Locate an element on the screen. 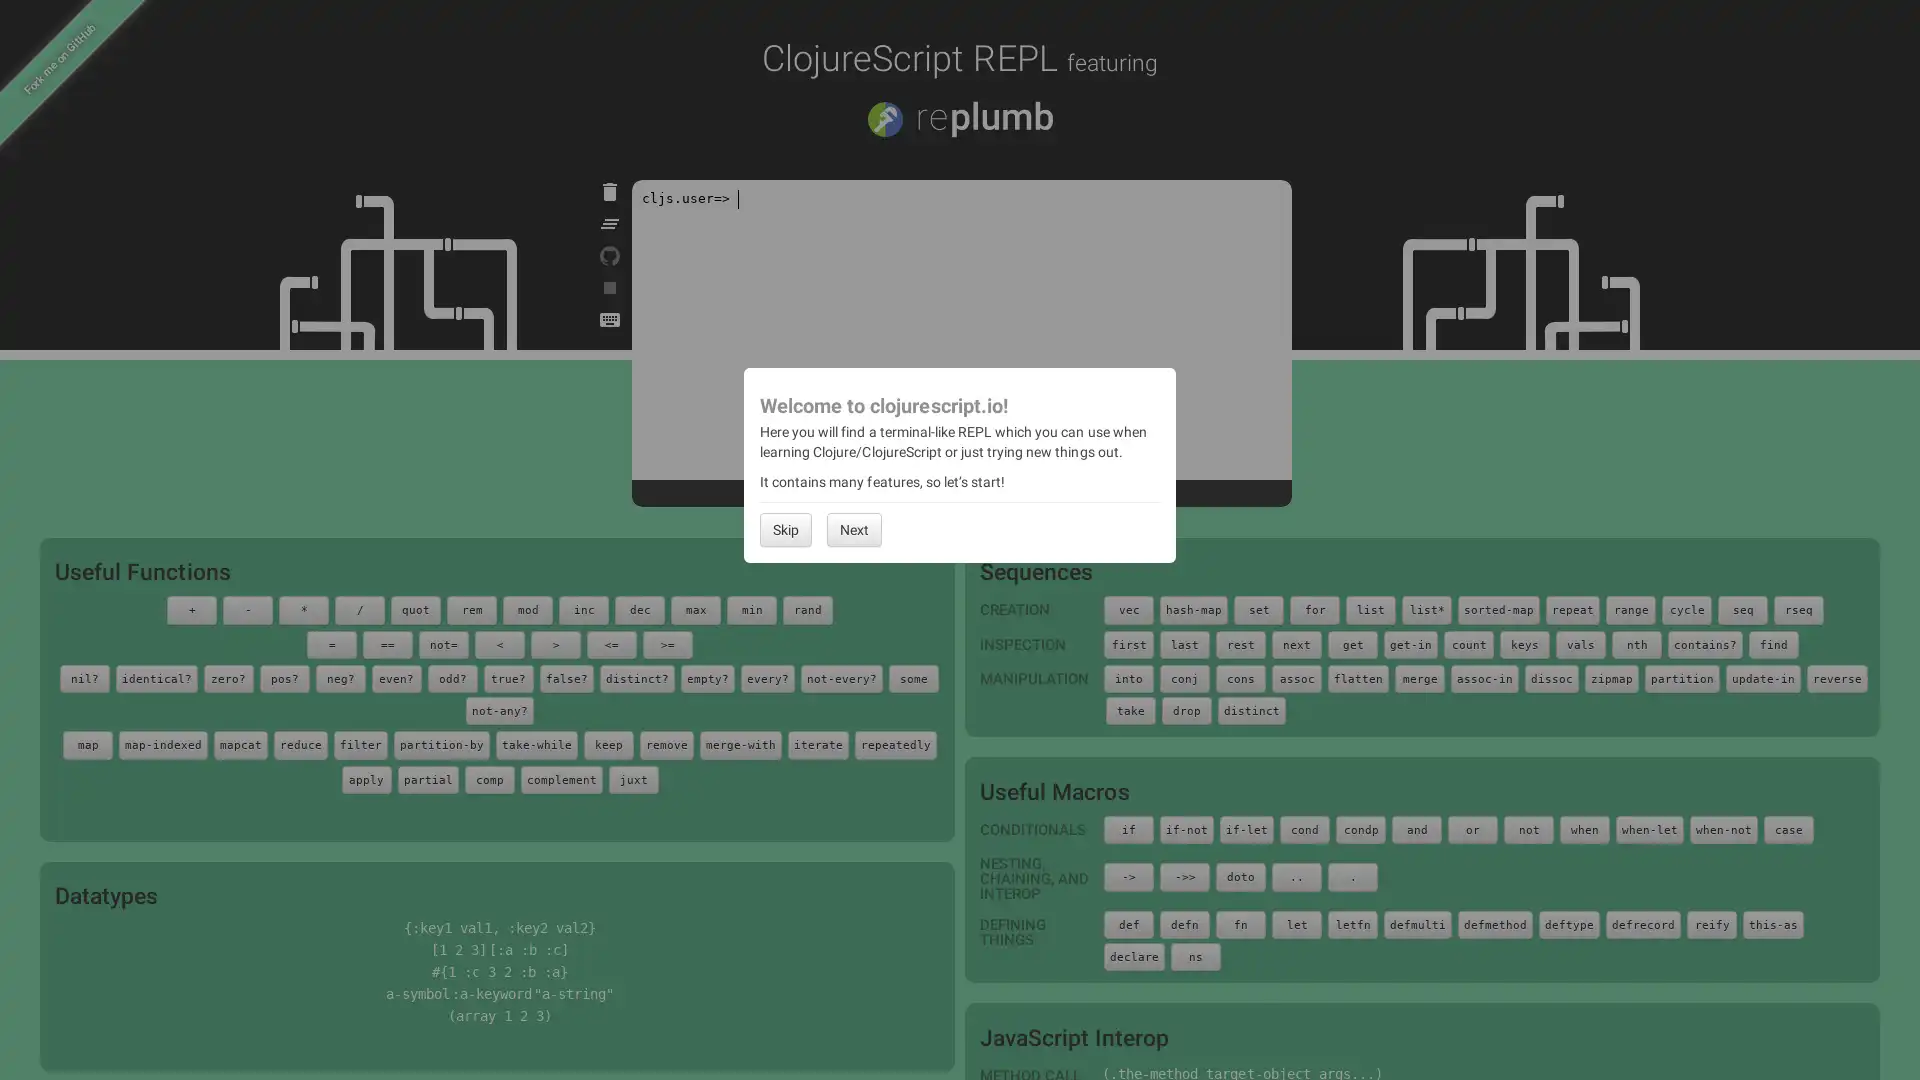  apply is located at coordinates (365, 778).